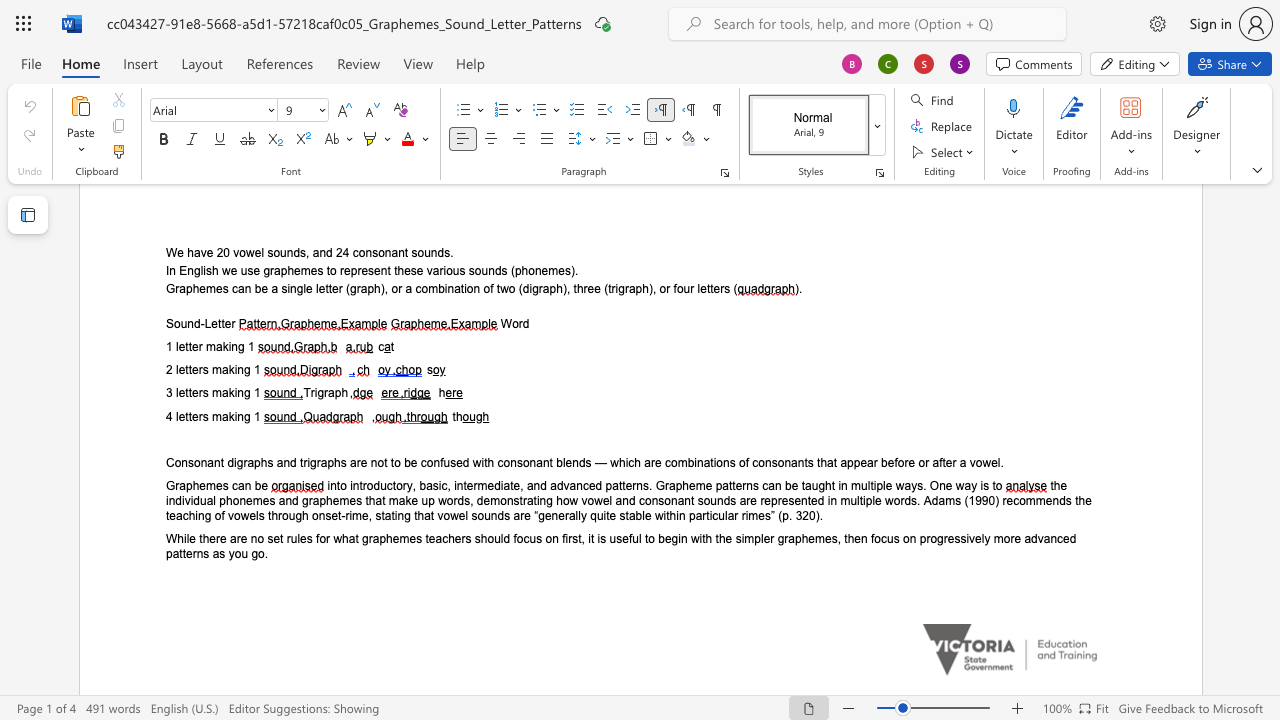 This screenshot has width=1280, height=720. What do you see at coordinates (238, 485) in the screenshot?
I see `the space between the continuous character "c" and "a" in the text` at bounding box center [238, 485].